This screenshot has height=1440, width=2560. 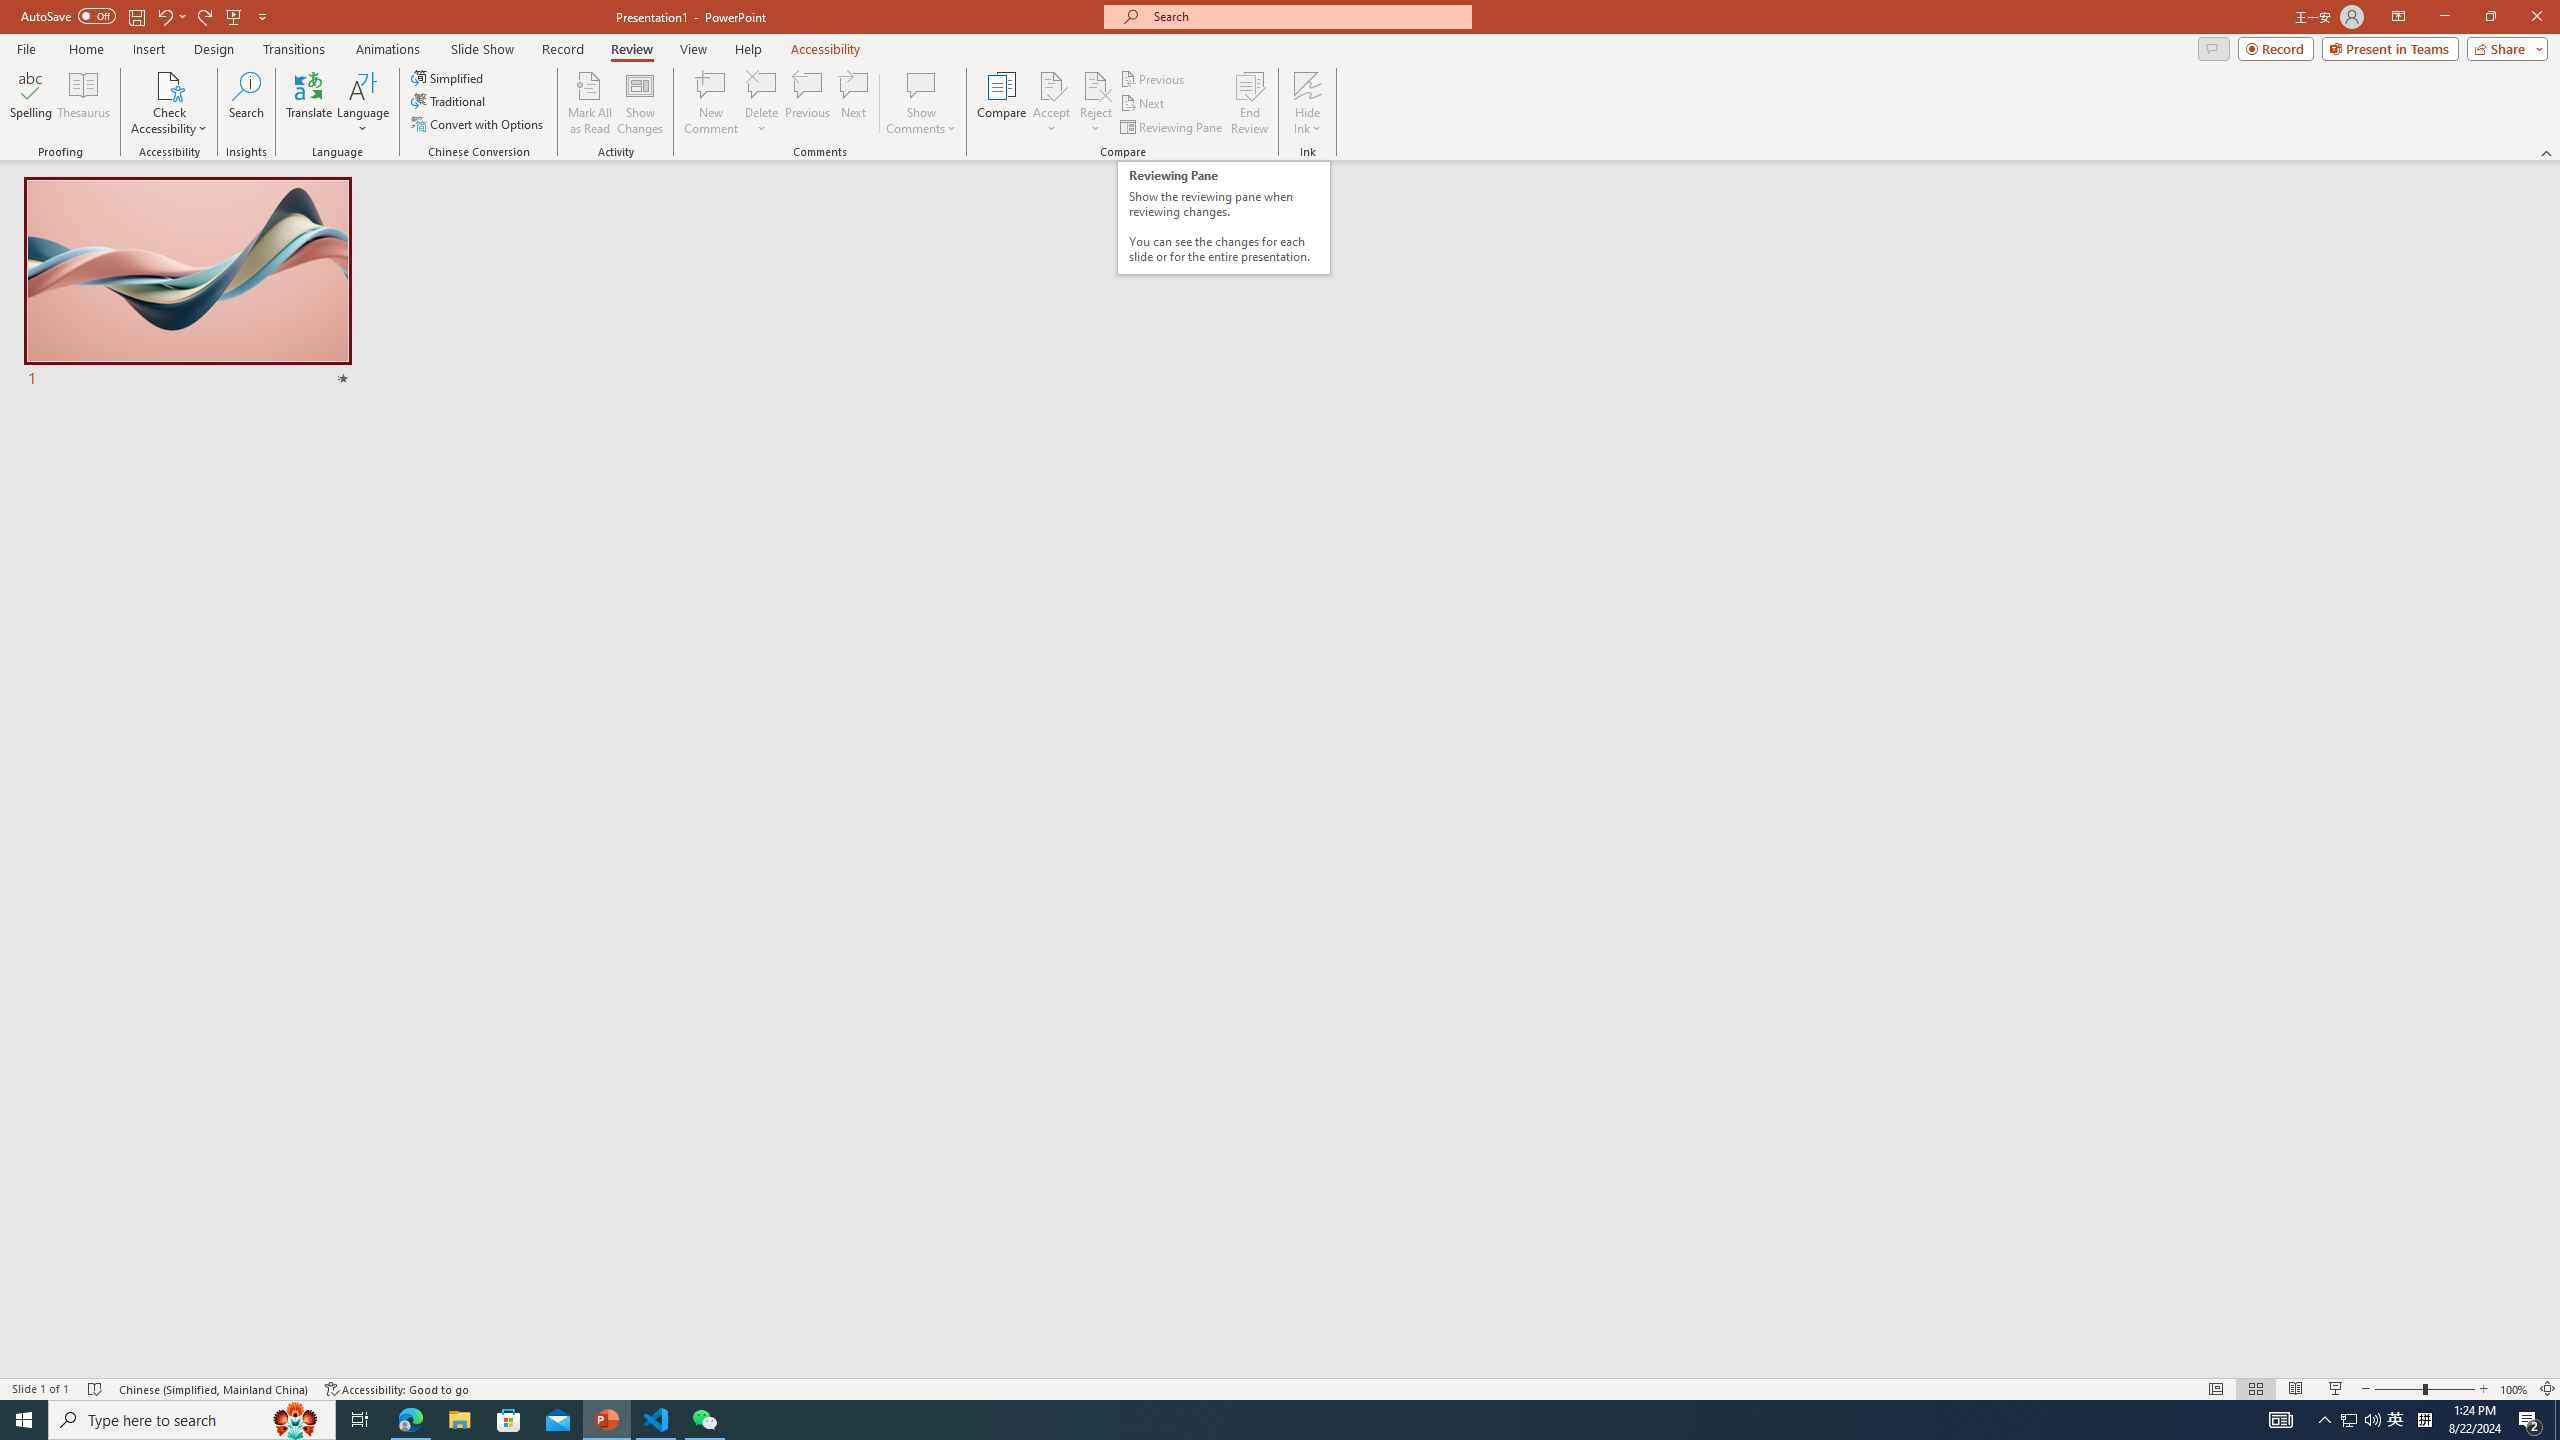 I want to click on 'Convert with Options...', so click(x=477, y=122).